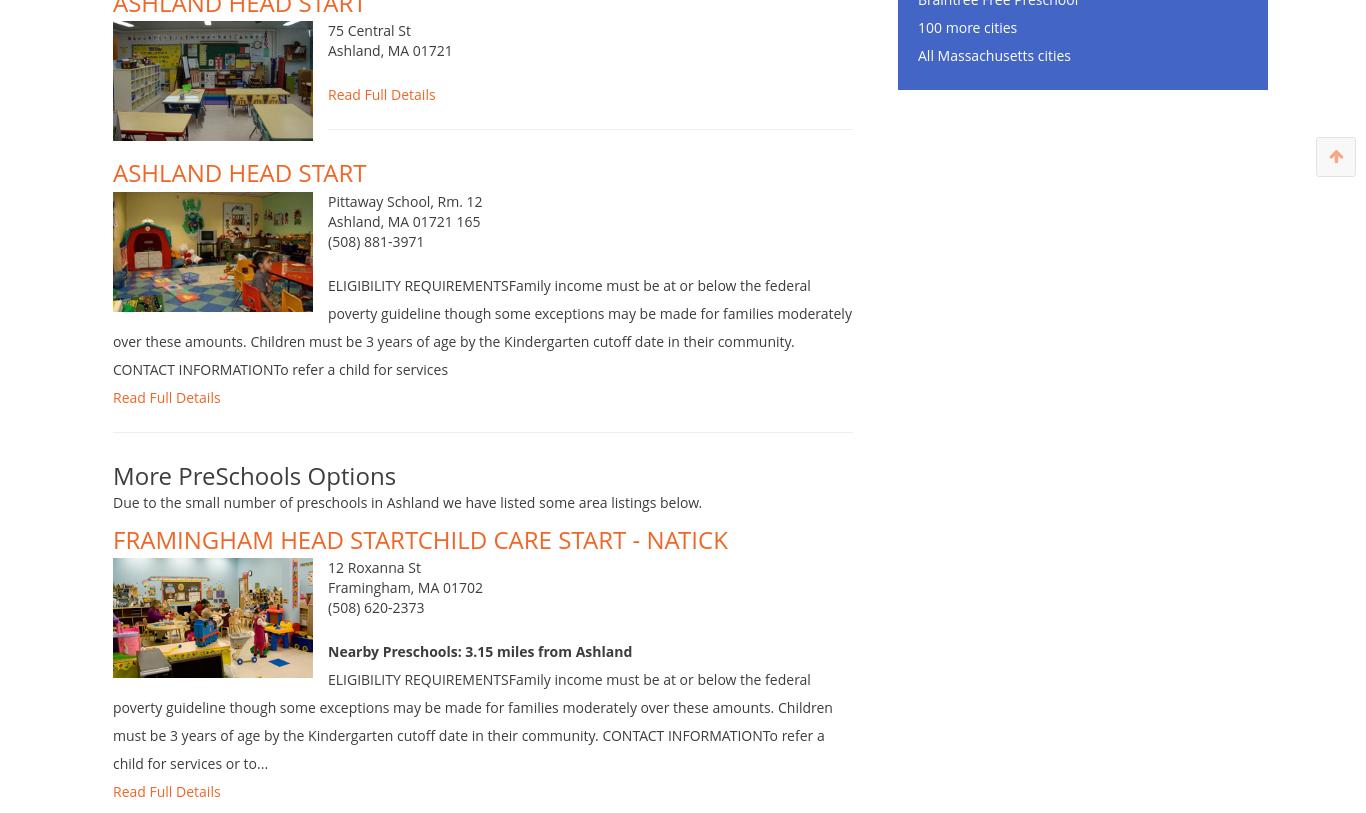  Describe the element at coordinates (472, 752) in the screenshot. I see `'ELIGIBILITY REQUIREMENTSFamily income must be at or below the federal poverty guideline though some exceptions may be made for families moderately over these amounts. Children must be 3 years of age by the Kindergarten cutoff date in their community. CONTACT INFORMATIONTo refer a child for services or to...'` at that location.